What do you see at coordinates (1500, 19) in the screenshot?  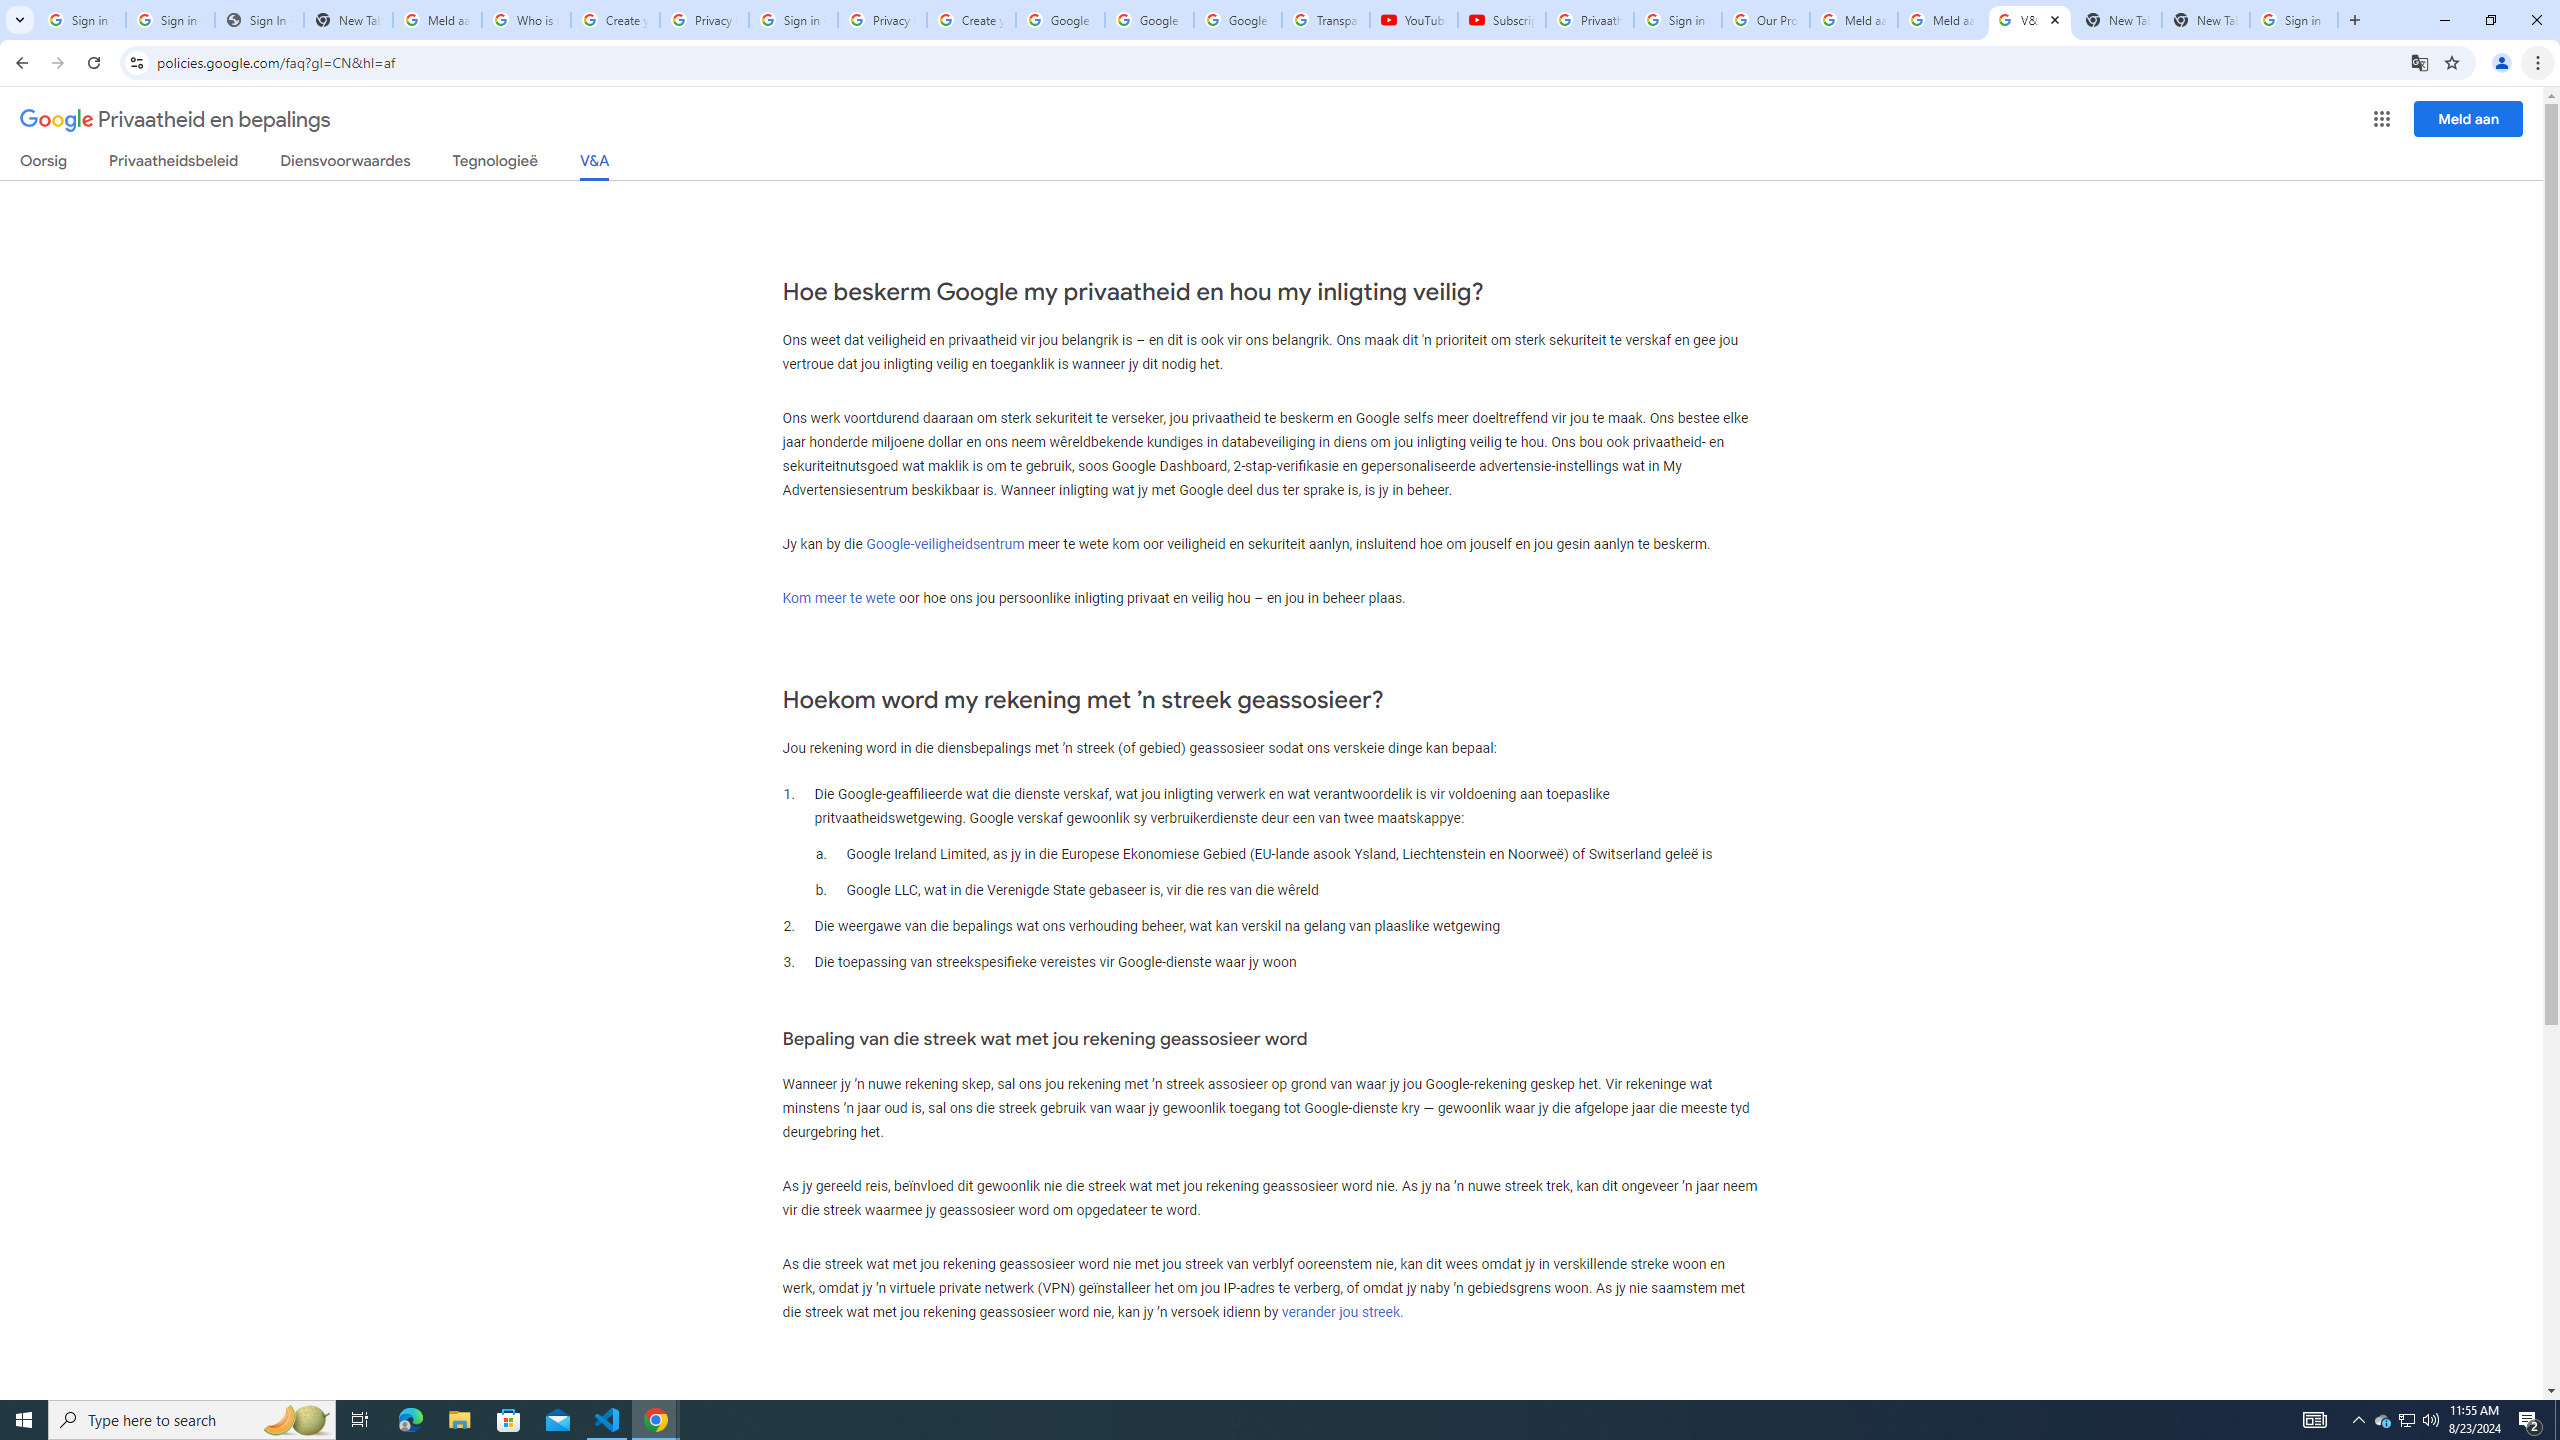 I see `'Subscriptions - YouTube'` at bounding box center [1500, 19].